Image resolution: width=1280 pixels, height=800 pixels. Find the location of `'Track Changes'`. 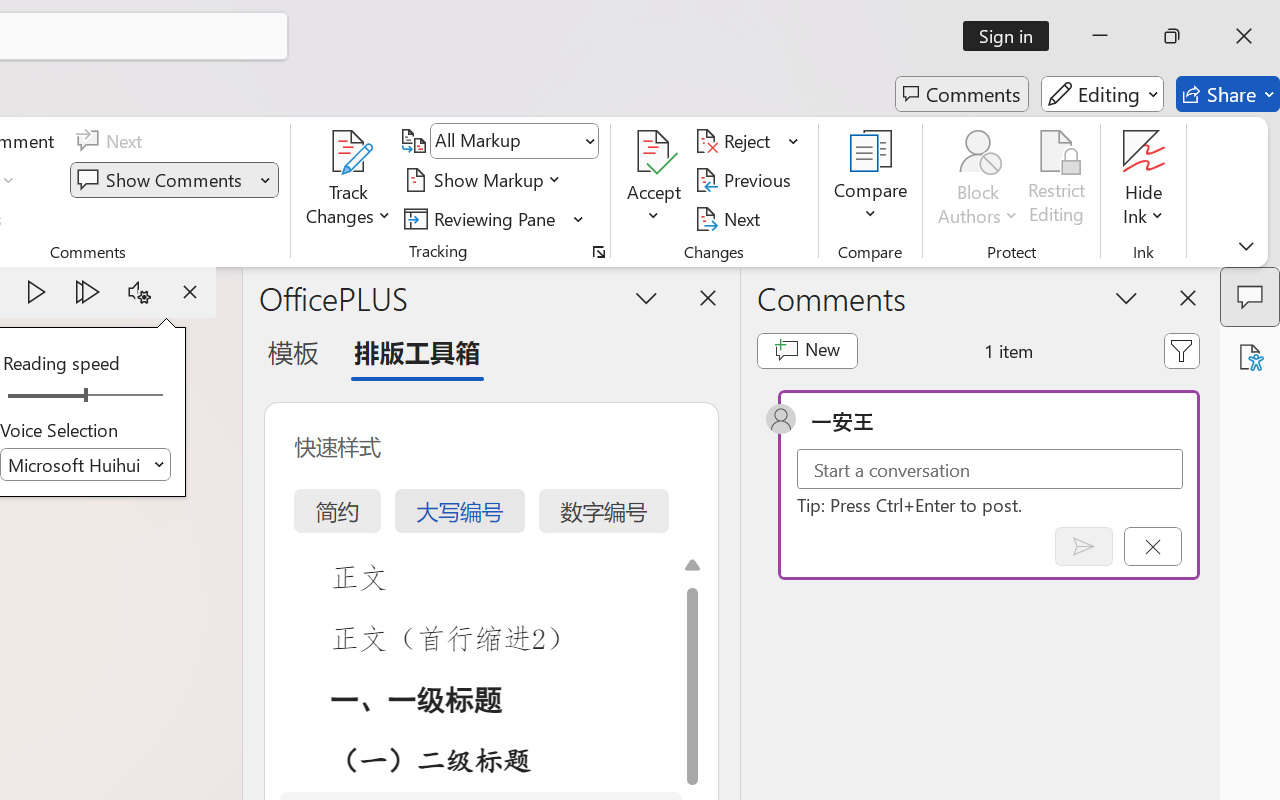

'Track Changes' is located at coordinates (349, 151).